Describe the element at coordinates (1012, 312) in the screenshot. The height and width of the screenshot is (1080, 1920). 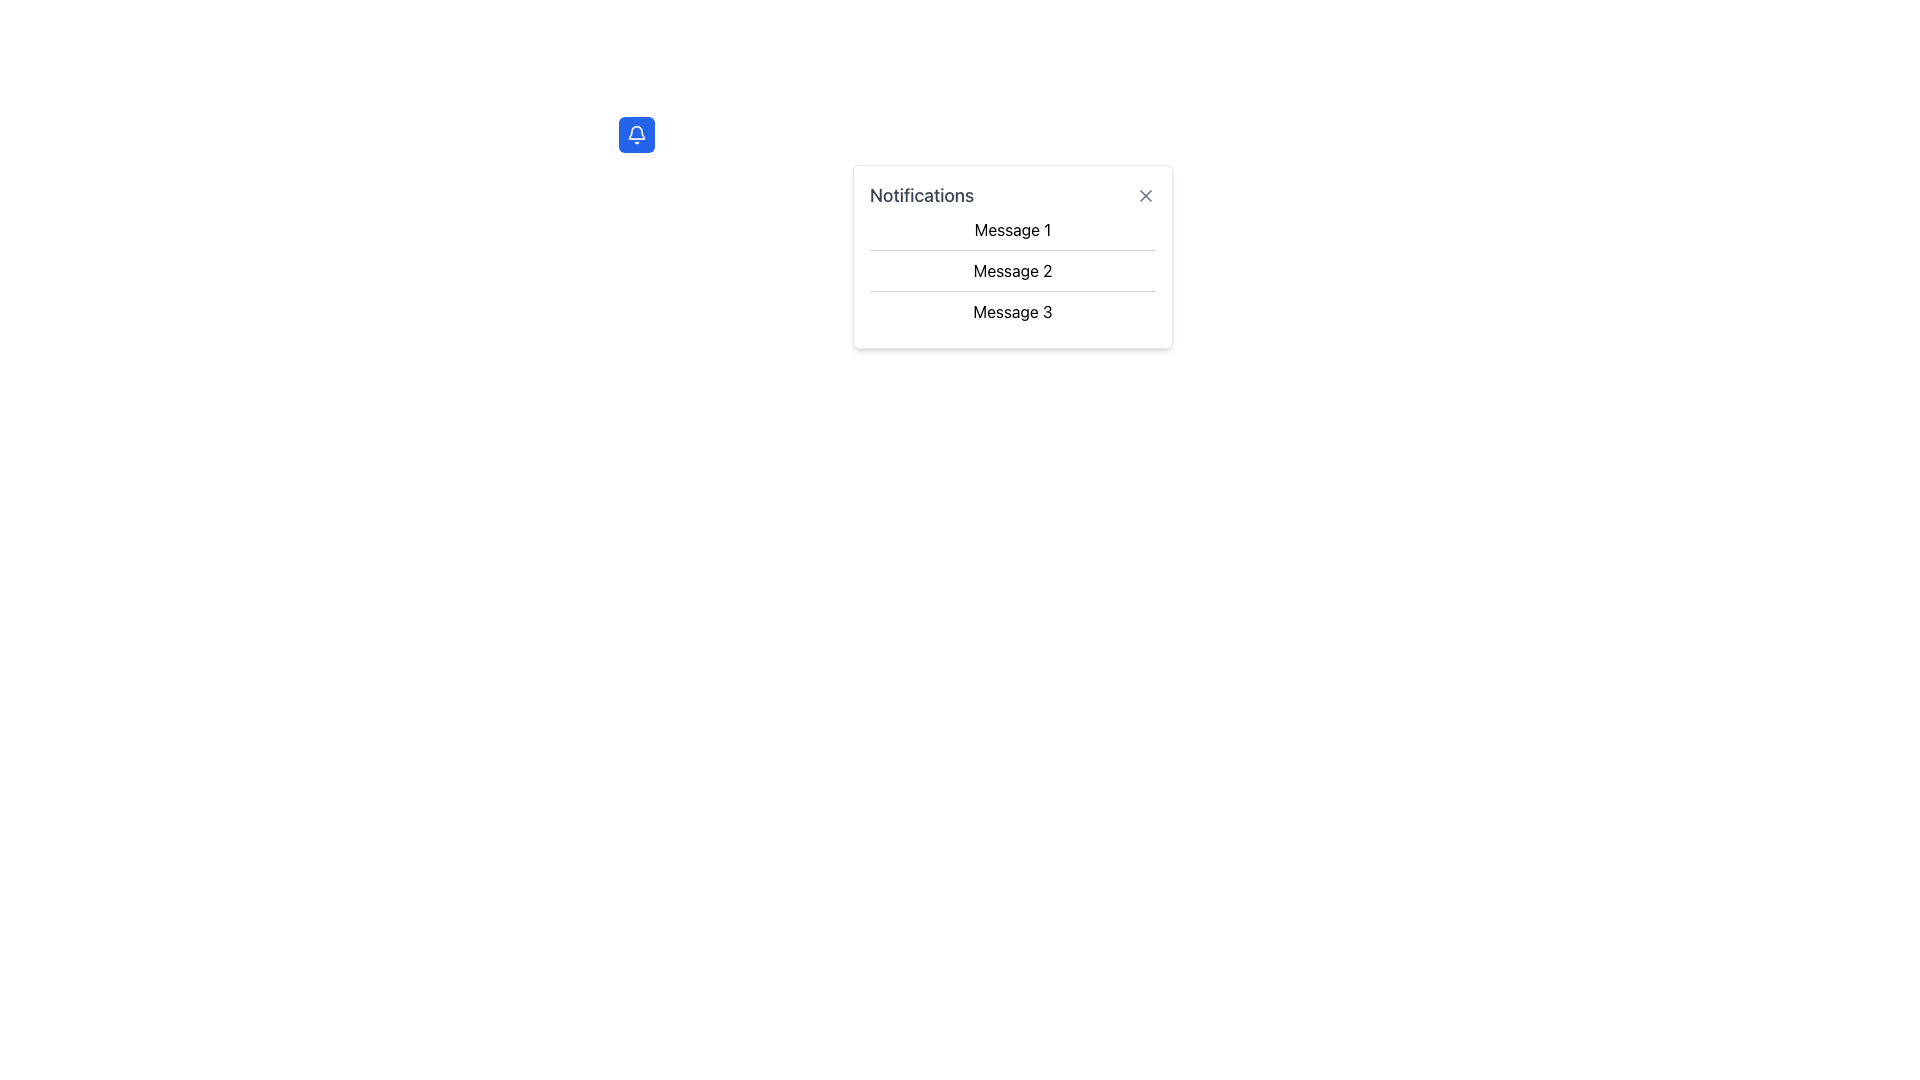
I see `the text label displaying 'Message 3', which is the third item in the notification dropdown list located at the top-right corner of the interface` at that location.